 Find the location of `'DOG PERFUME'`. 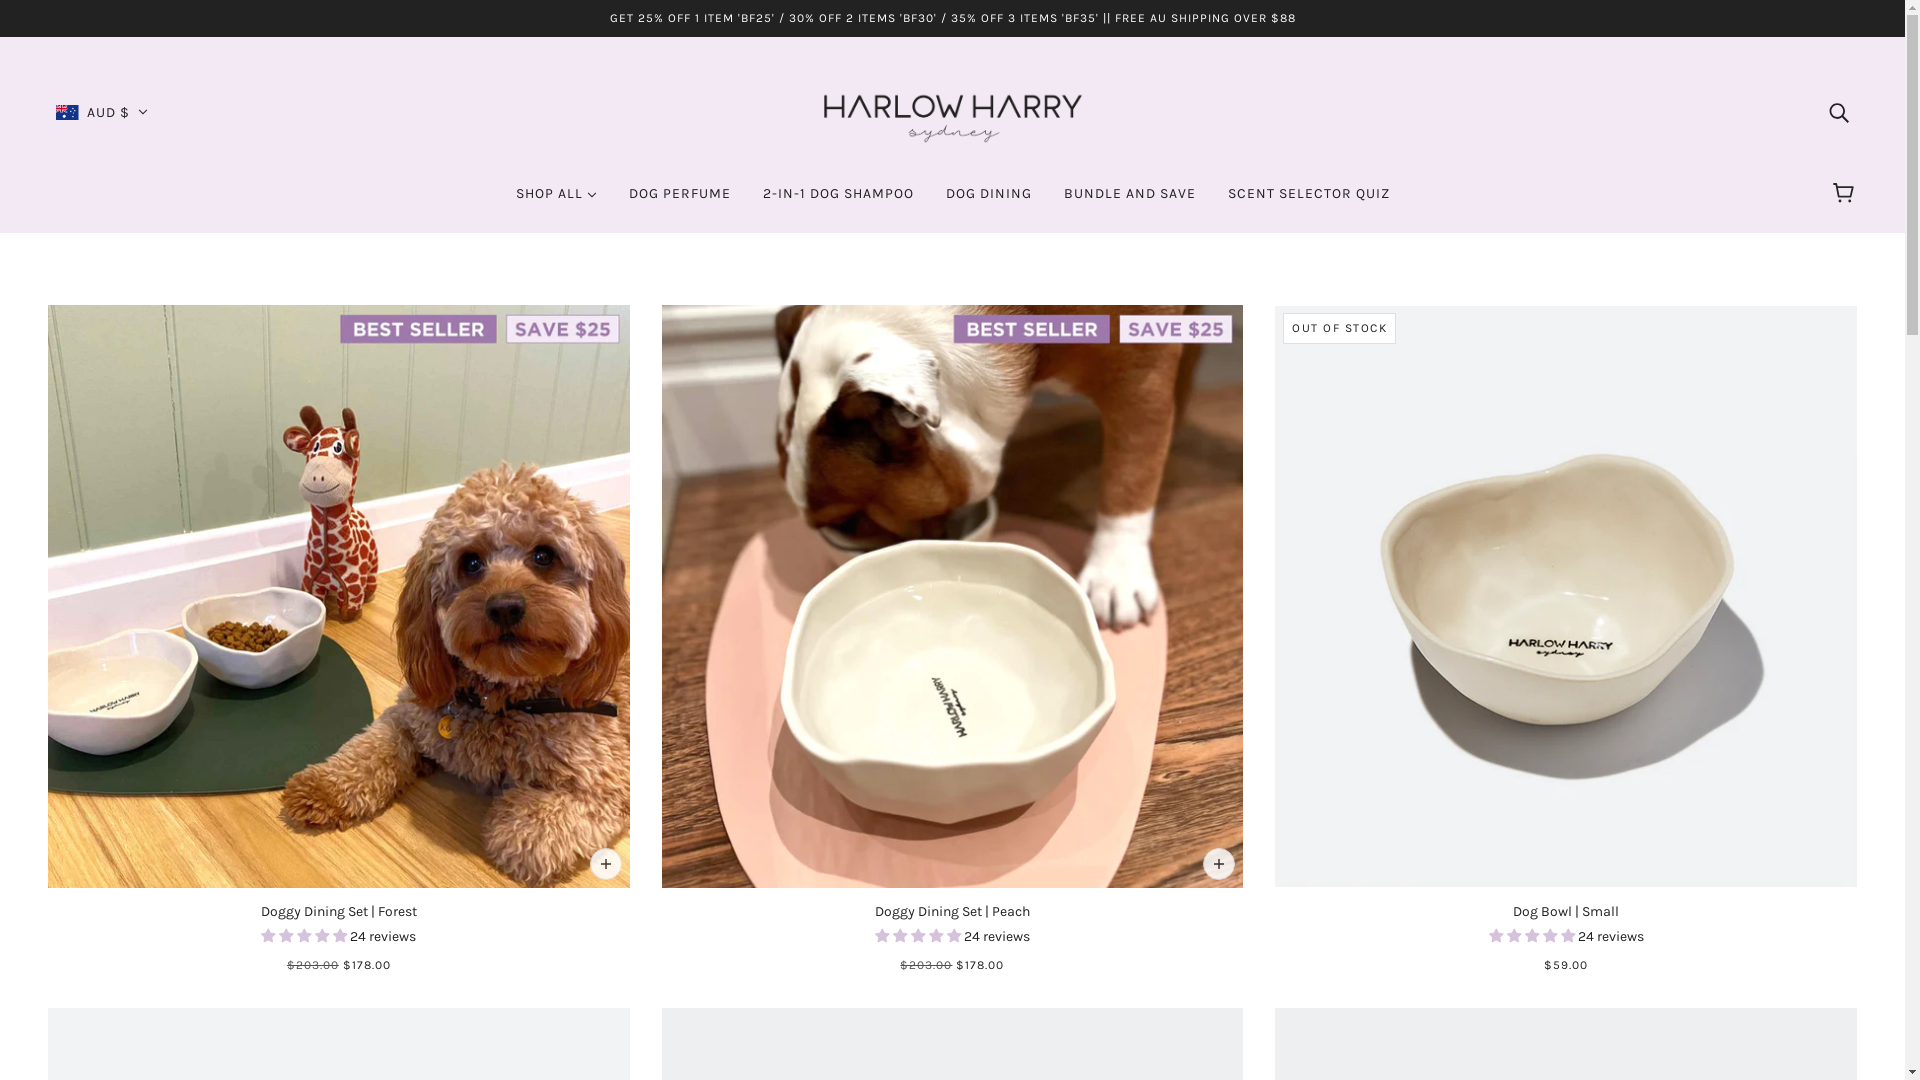

'DOG PERFUME' is located at coordinates (678, 201).